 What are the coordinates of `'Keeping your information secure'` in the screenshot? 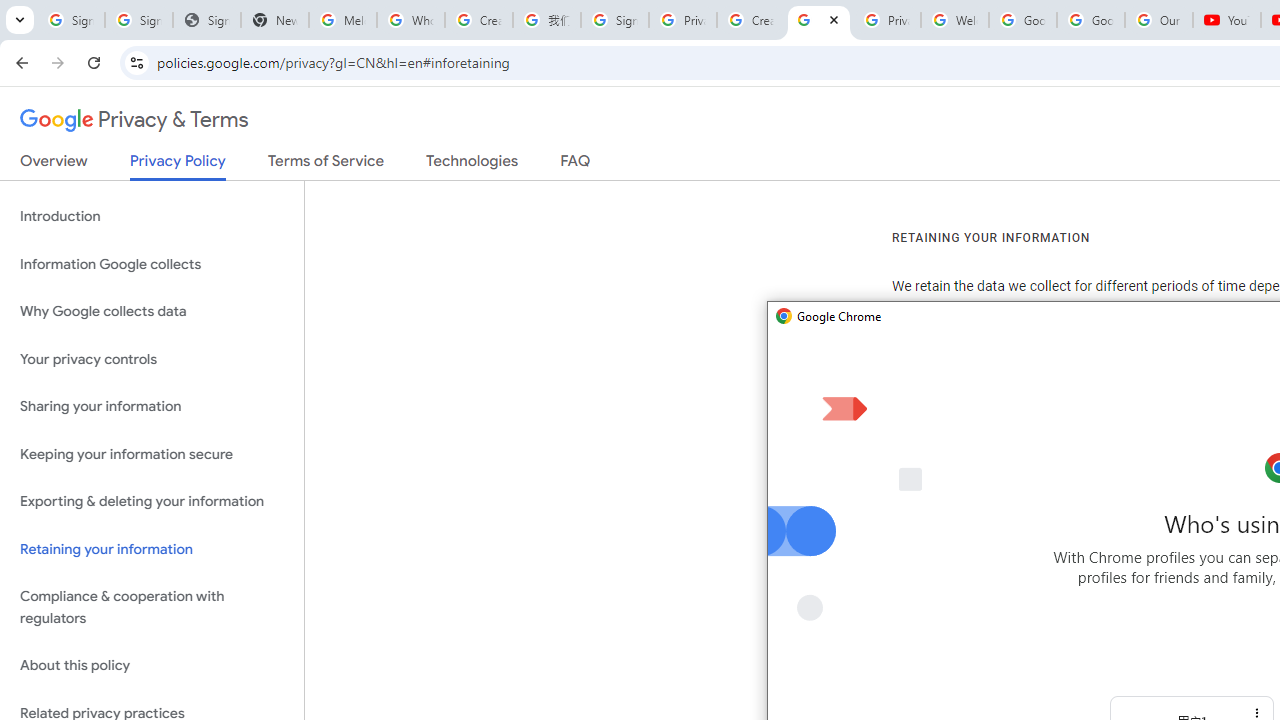 It's located at (151, 454).